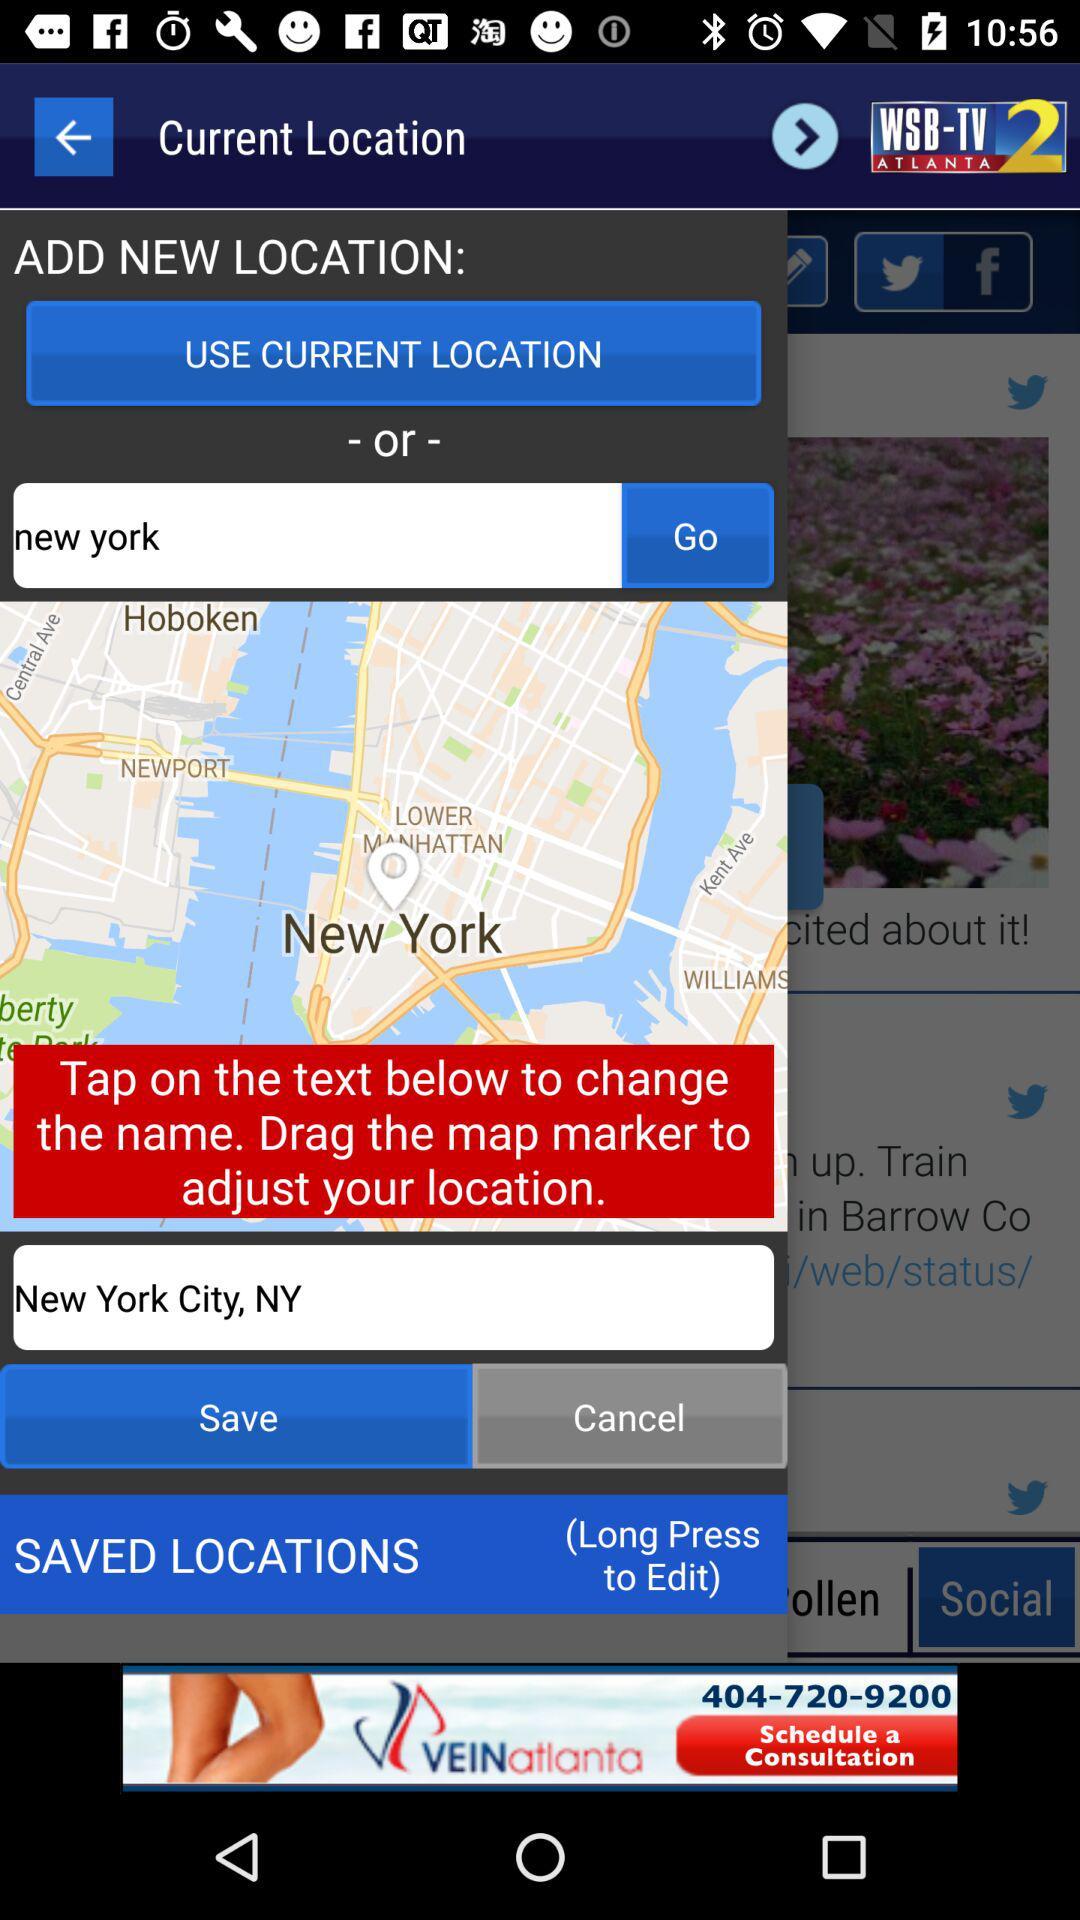 The image size is (1080, 1920). I want to click on the arrow_forward icon, so click(804, 135).